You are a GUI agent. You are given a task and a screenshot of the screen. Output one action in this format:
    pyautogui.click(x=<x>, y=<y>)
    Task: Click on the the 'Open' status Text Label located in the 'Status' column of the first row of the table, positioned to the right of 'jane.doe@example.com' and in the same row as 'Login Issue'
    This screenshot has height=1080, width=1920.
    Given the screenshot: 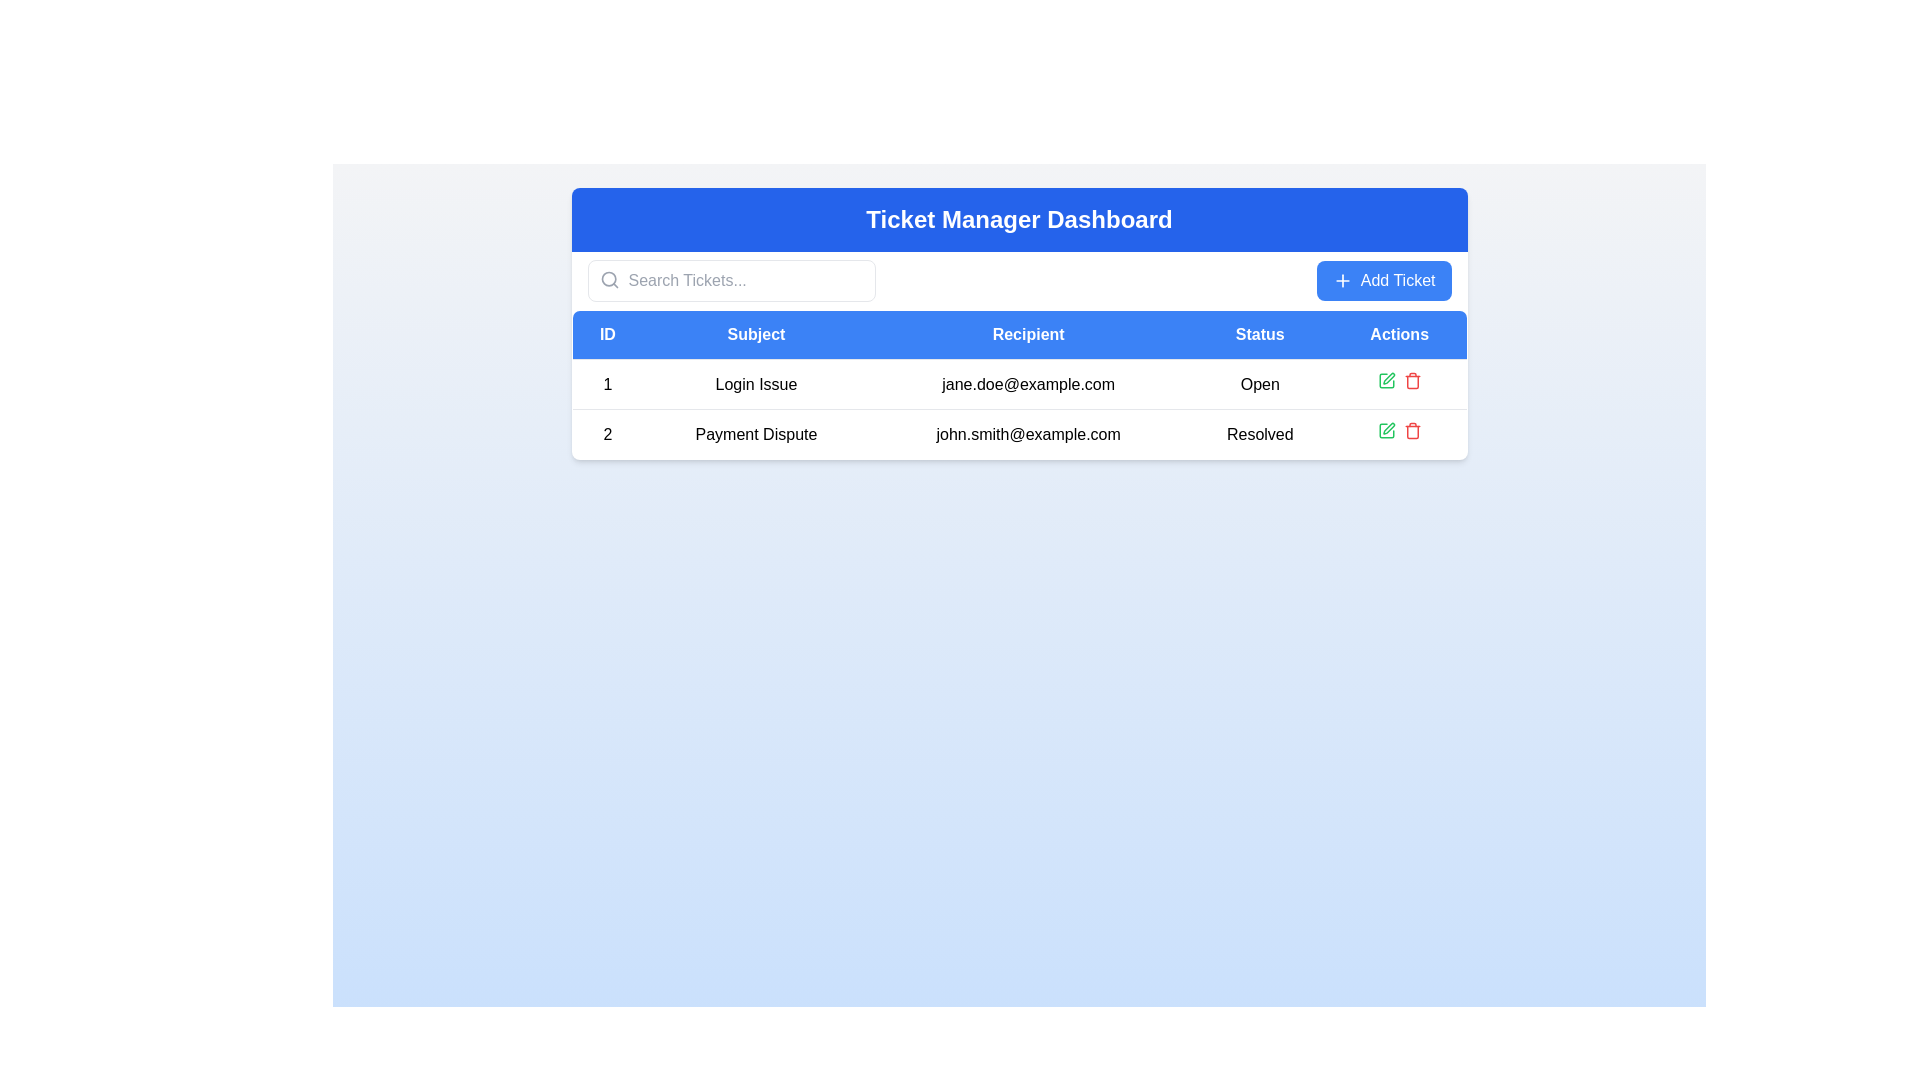 What is the action you would take?
    pyautogui.click(x=1259, y=384)
    